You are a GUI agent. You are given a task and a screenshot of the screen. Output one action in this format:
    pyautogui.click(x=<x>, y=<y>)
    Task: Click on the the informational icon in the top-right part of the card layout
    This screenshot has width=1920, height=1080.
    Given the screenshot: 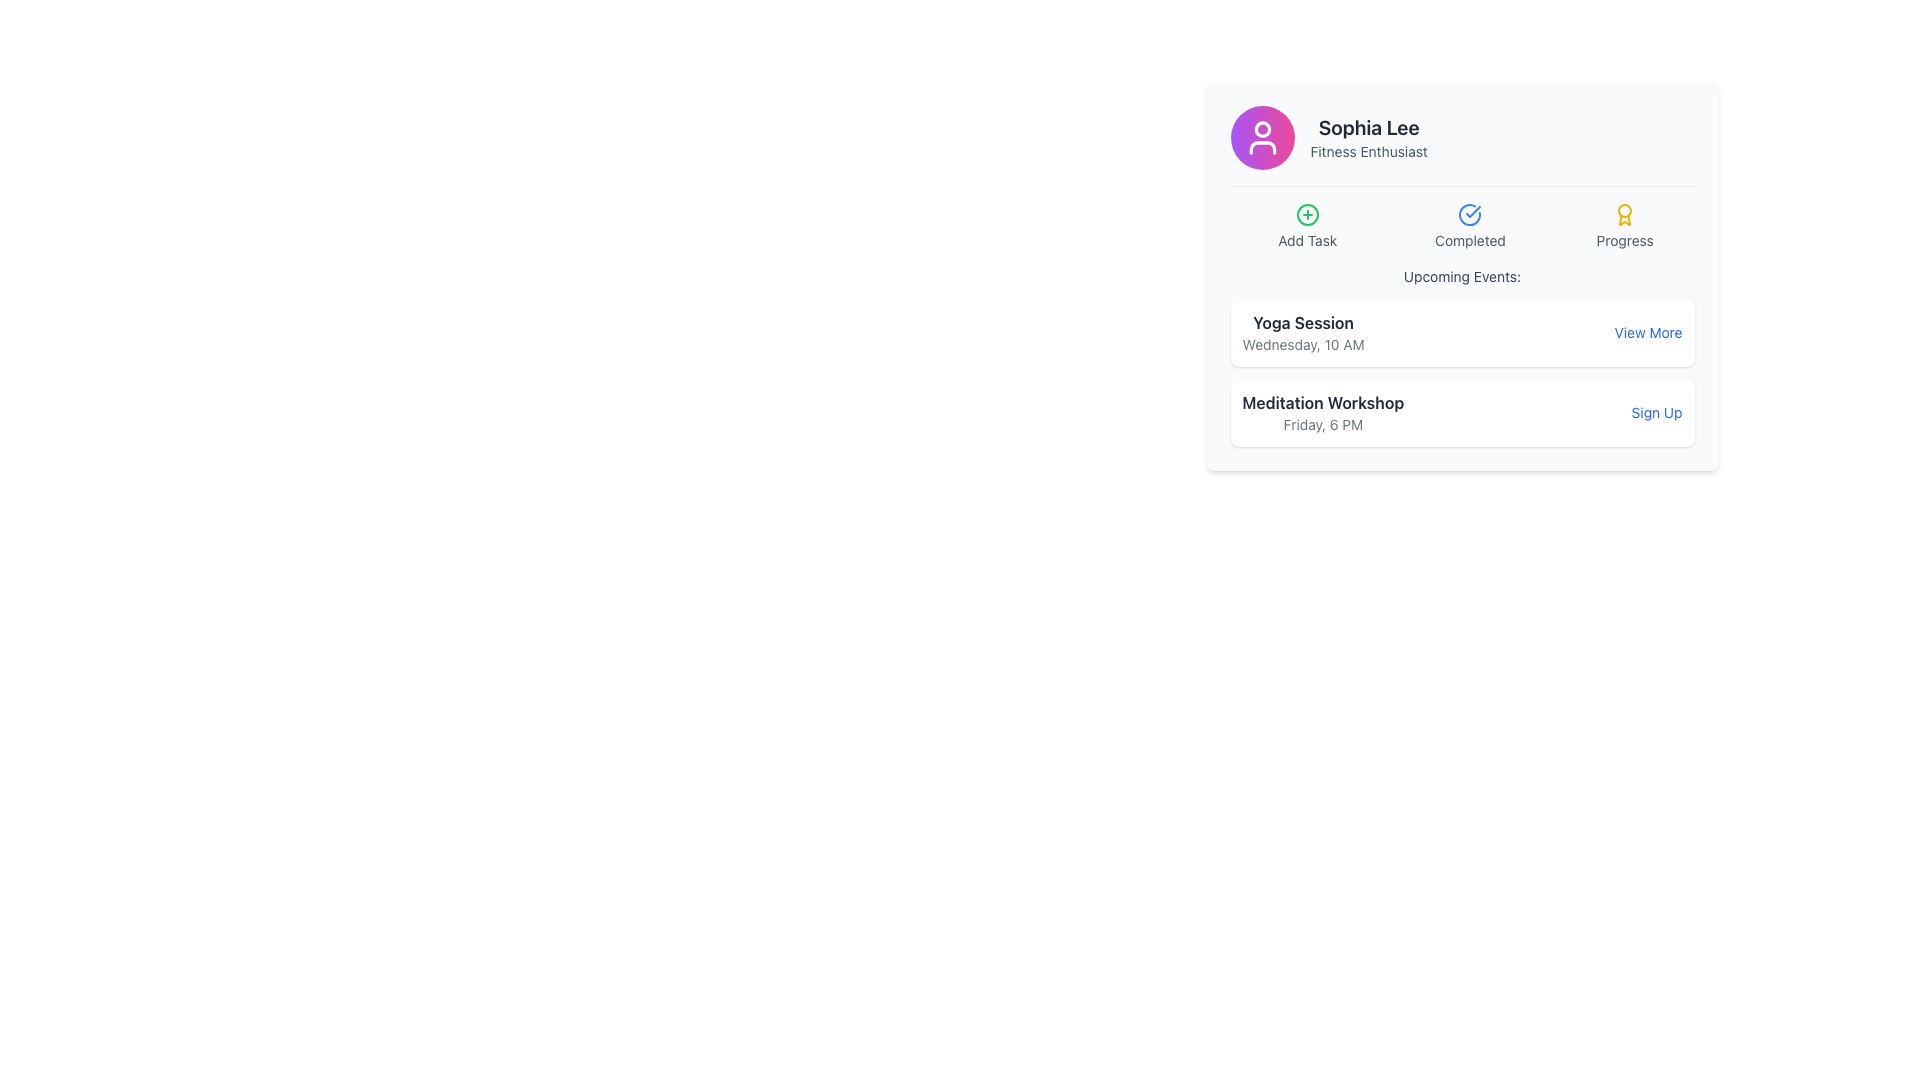 What is the action you would take?
    pyautogui.click(x=1625, y=226)
    